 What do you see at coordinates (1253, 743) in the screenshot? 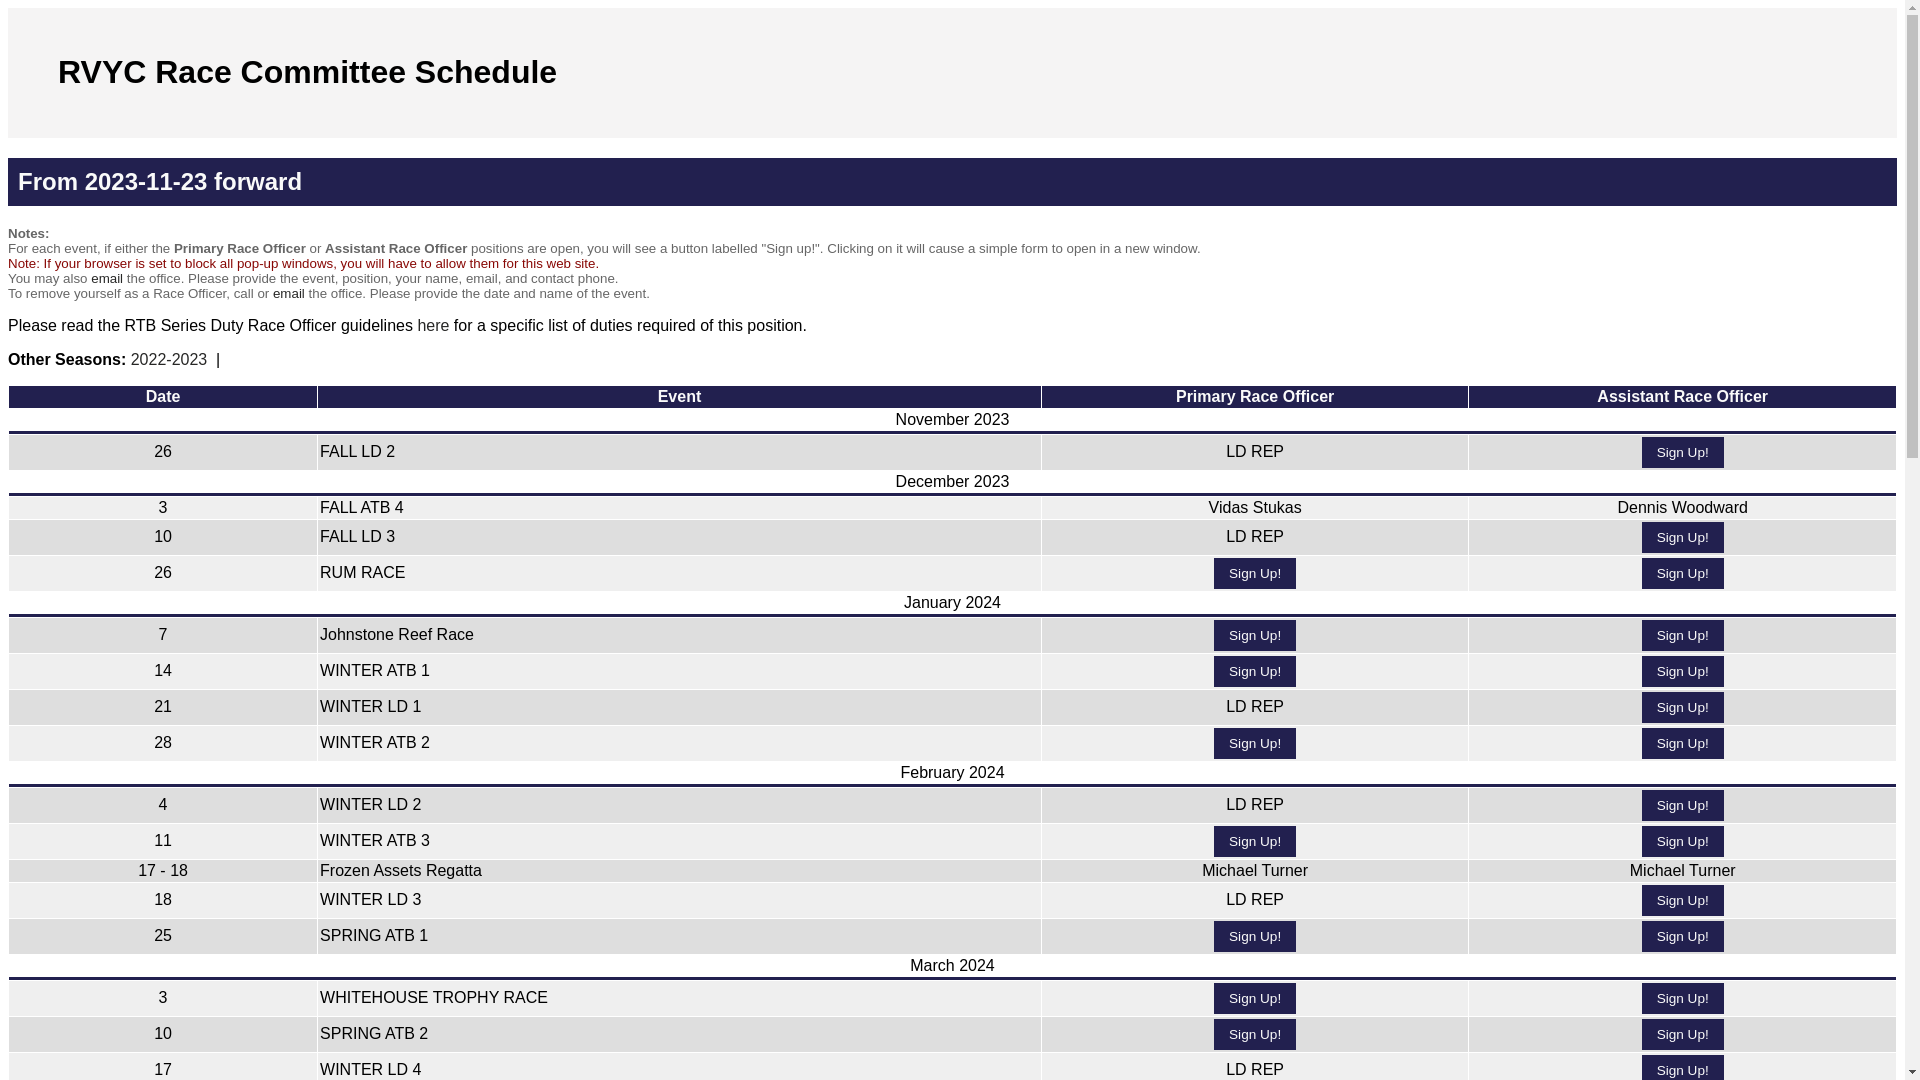
I see `'Sign Up!'` at bounding box center [1253, 743].